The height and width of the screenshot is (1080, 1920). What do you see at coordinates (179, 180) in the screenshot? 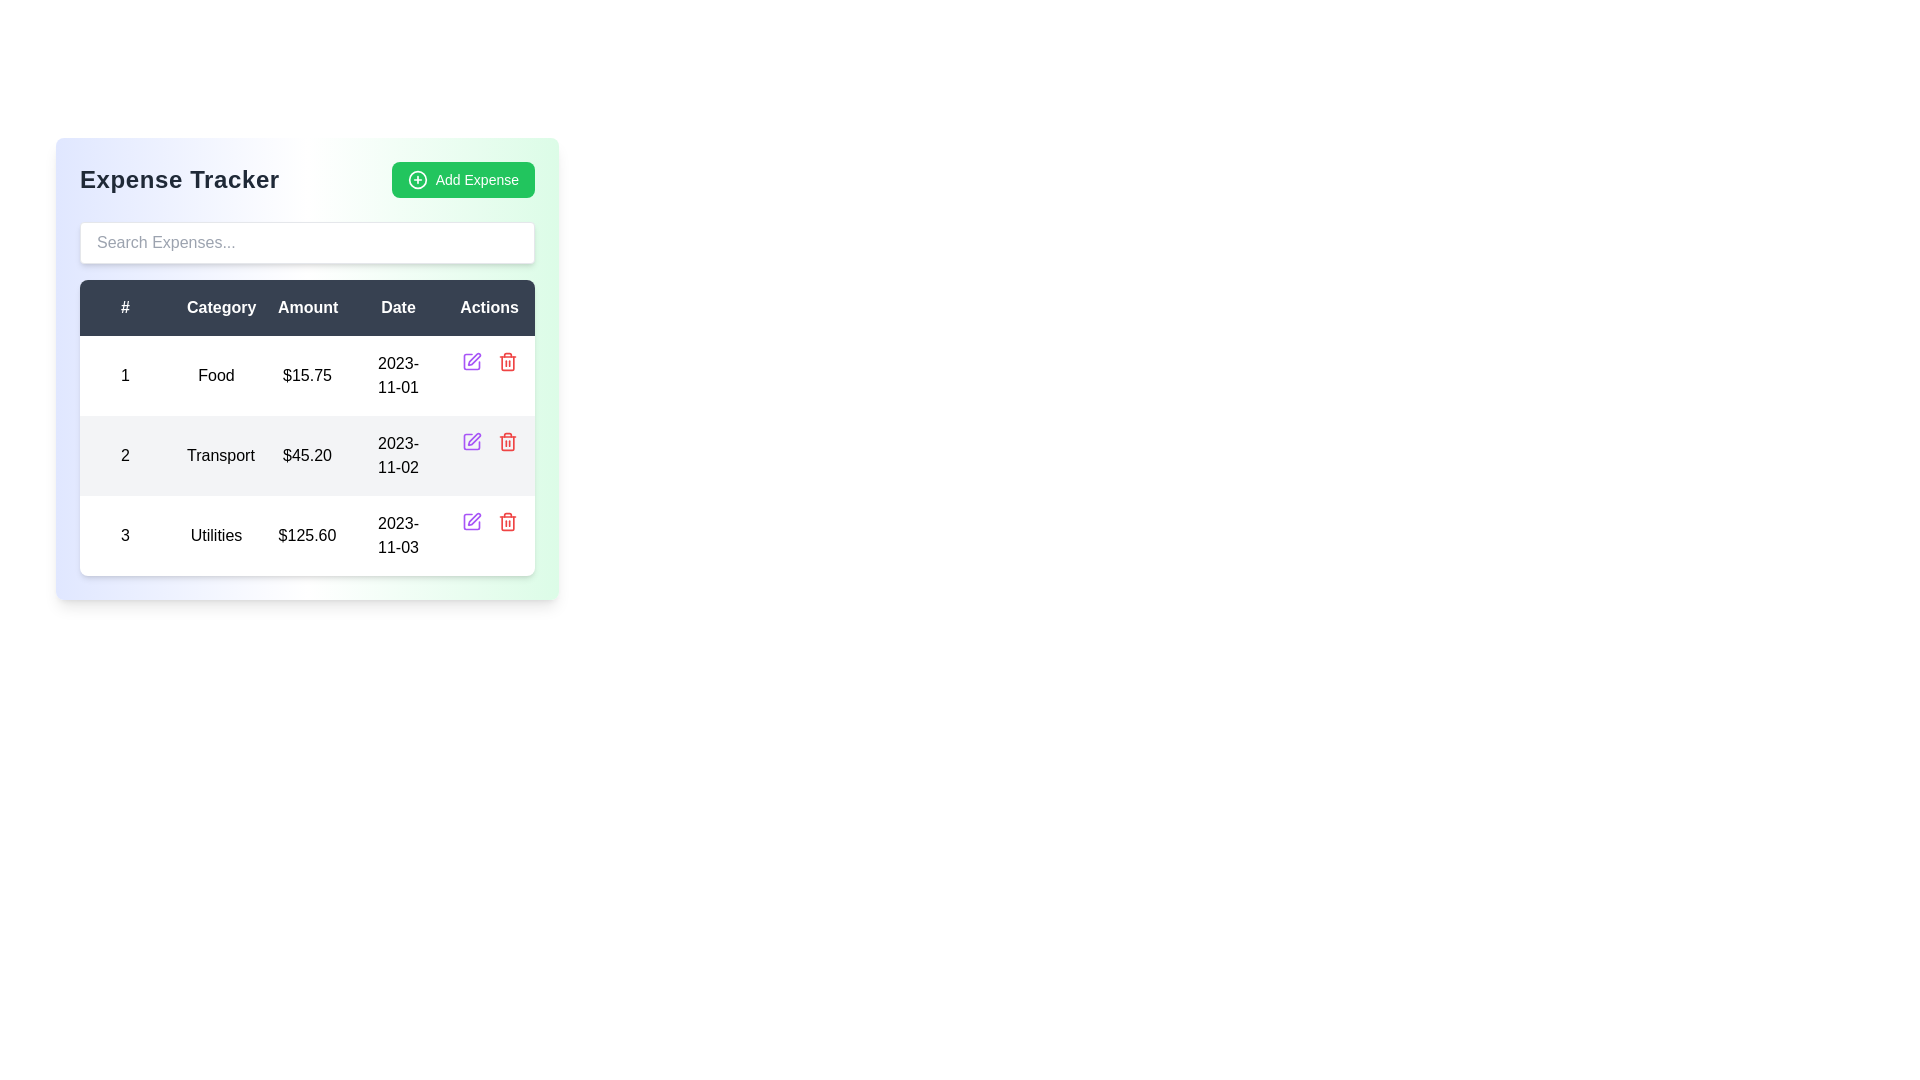
I see `'Expense Tracker' text element displayed in bold at the top left-hand corner of the interface` at bounding box center [179, 180].